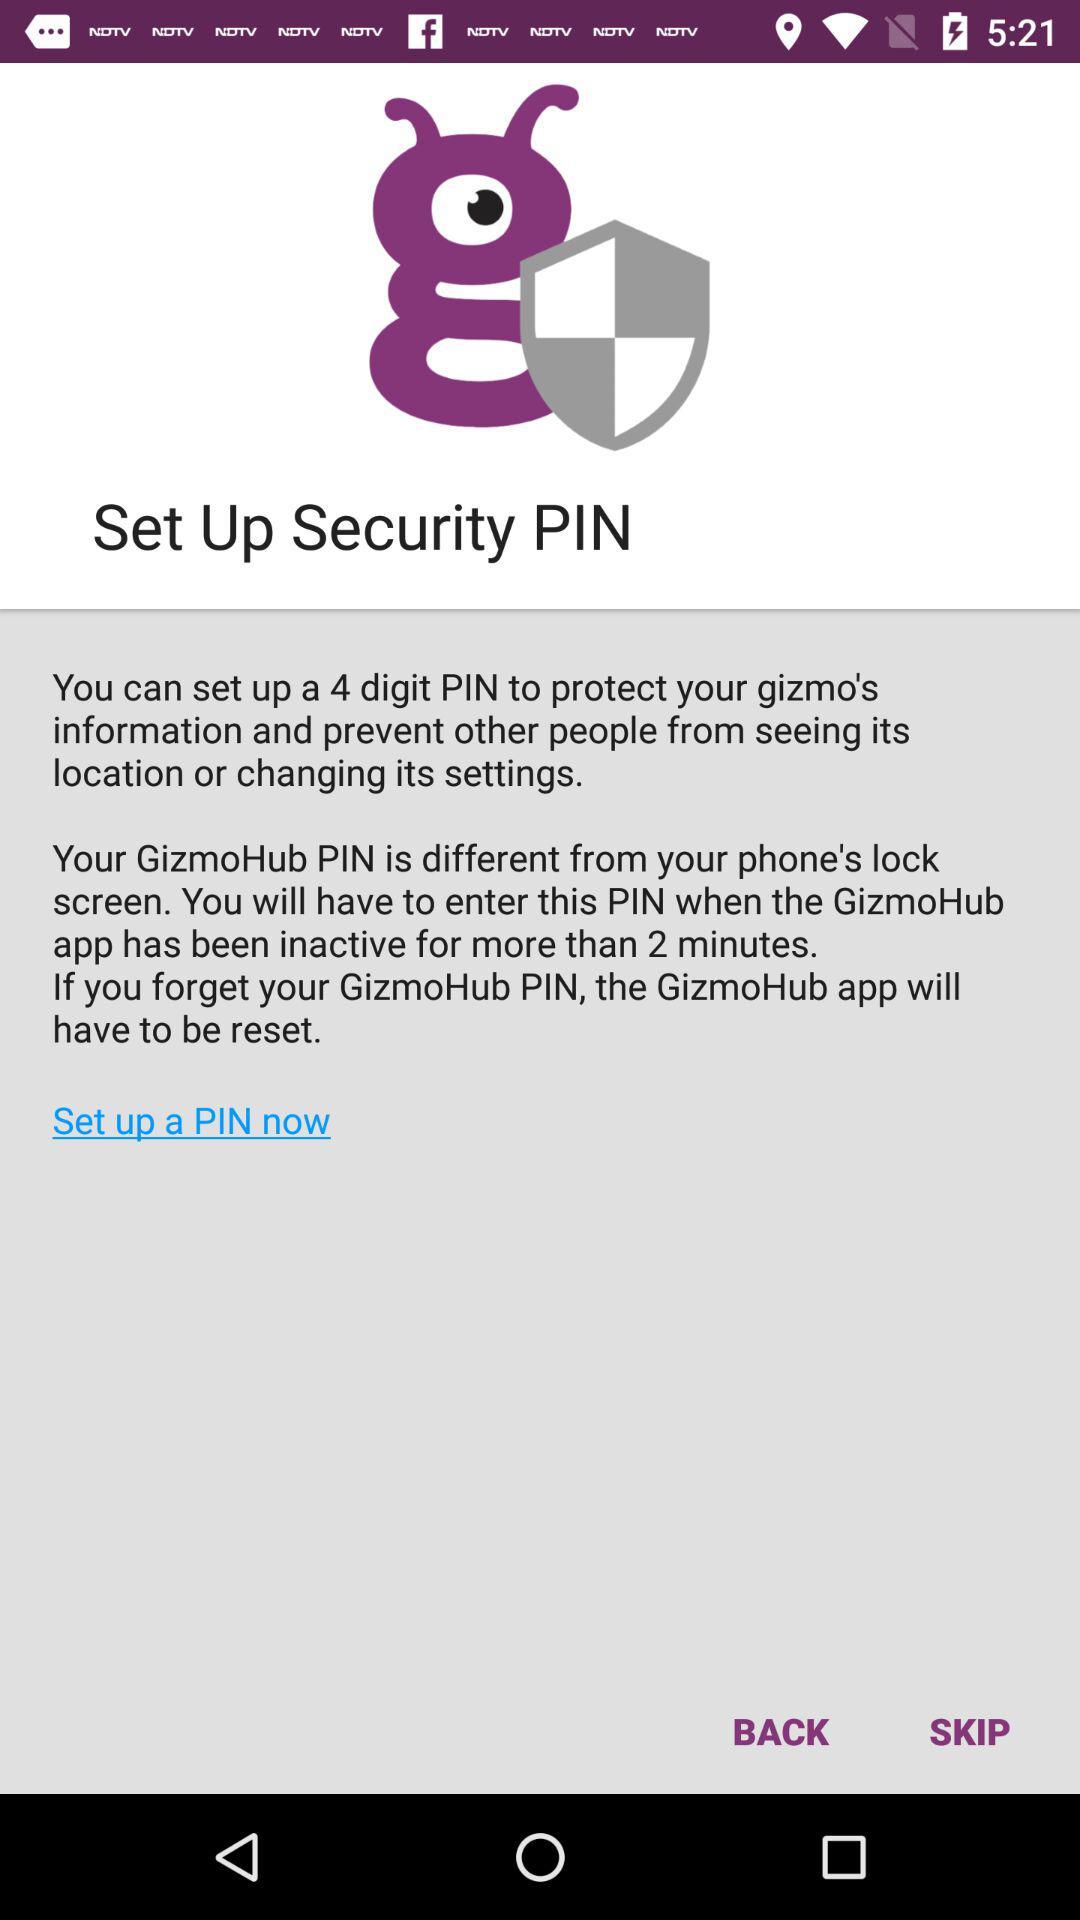  What do you see at coordinates (968, 1730) in the screenshot?
I see `icon next to the back` at bounding box center [968, 1730].